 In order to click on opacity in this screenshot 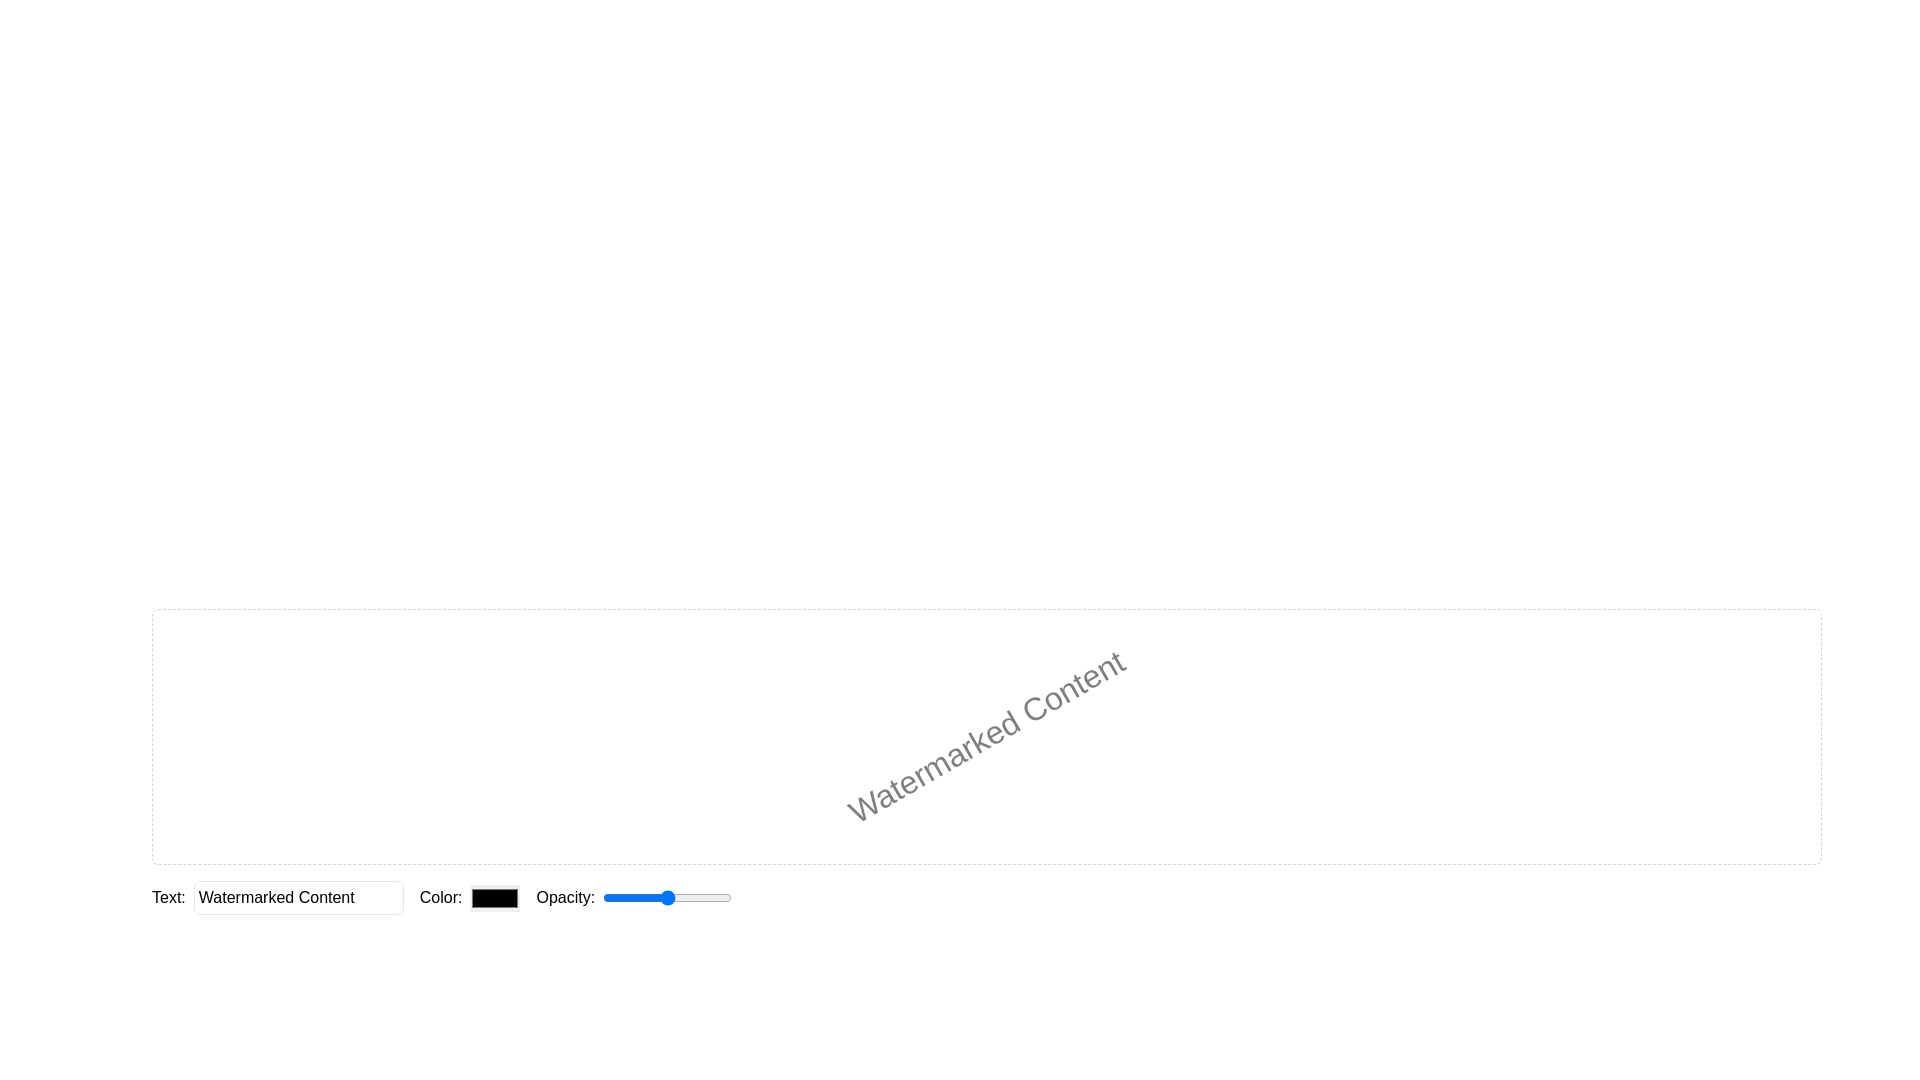, I will do `click(729, 897)`.